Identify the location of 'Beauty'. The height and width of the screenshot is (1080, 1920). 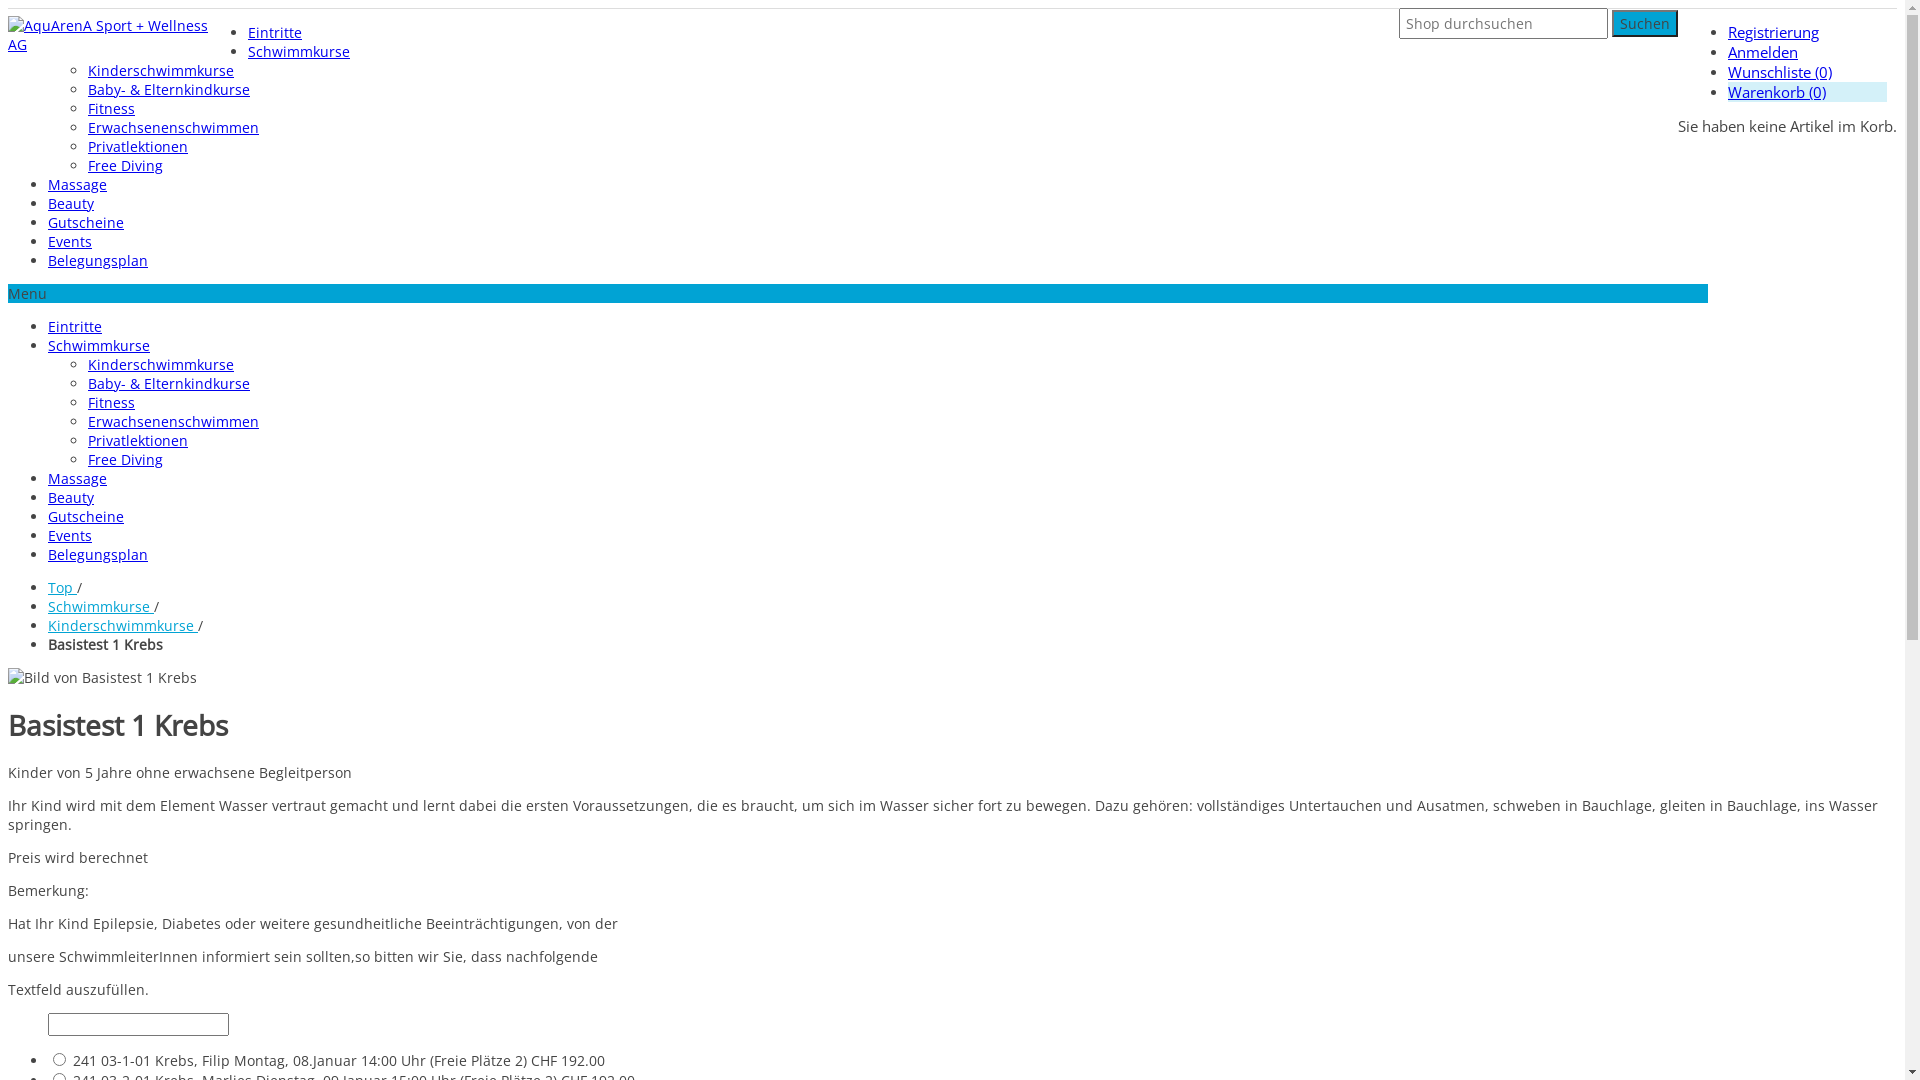
(71, 496).